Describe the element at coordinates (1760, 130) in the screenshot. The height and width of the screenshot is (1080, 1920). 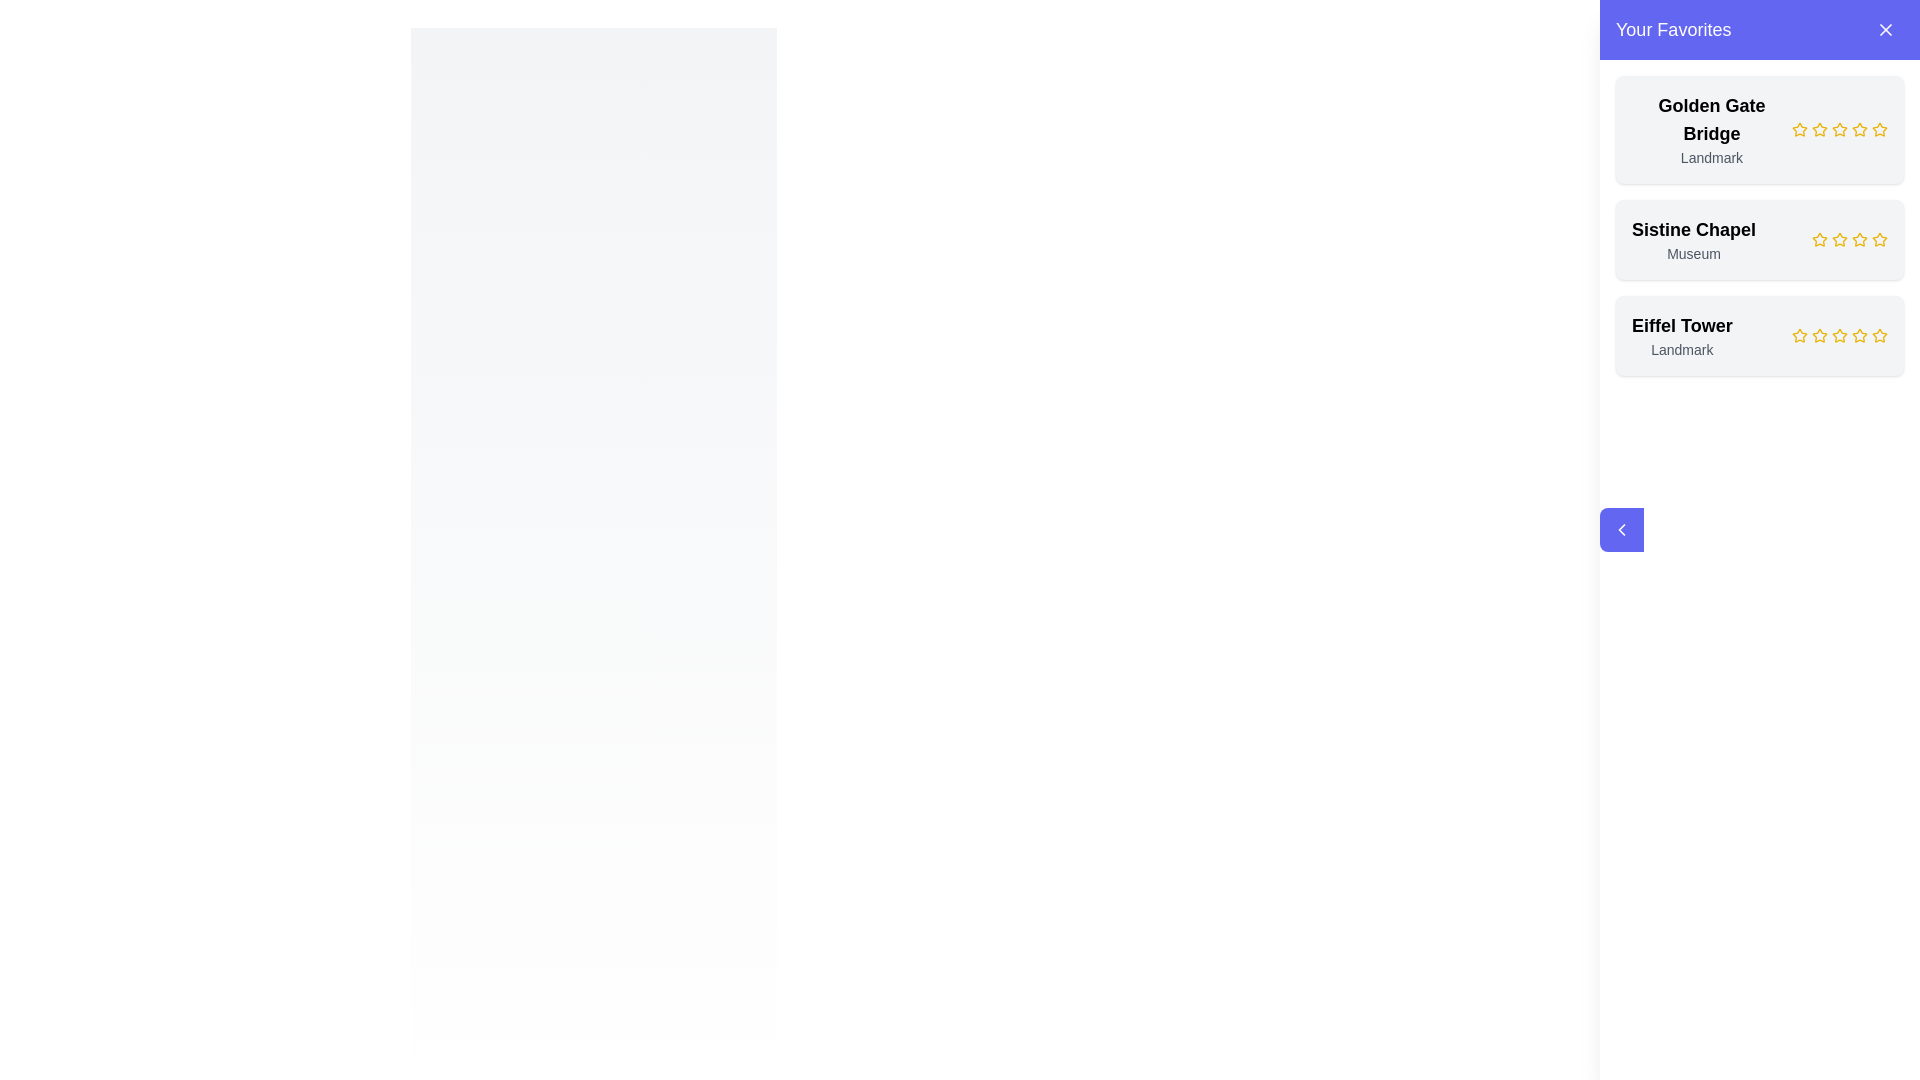
I see `the stars in the first card of the favorites list` at that location.